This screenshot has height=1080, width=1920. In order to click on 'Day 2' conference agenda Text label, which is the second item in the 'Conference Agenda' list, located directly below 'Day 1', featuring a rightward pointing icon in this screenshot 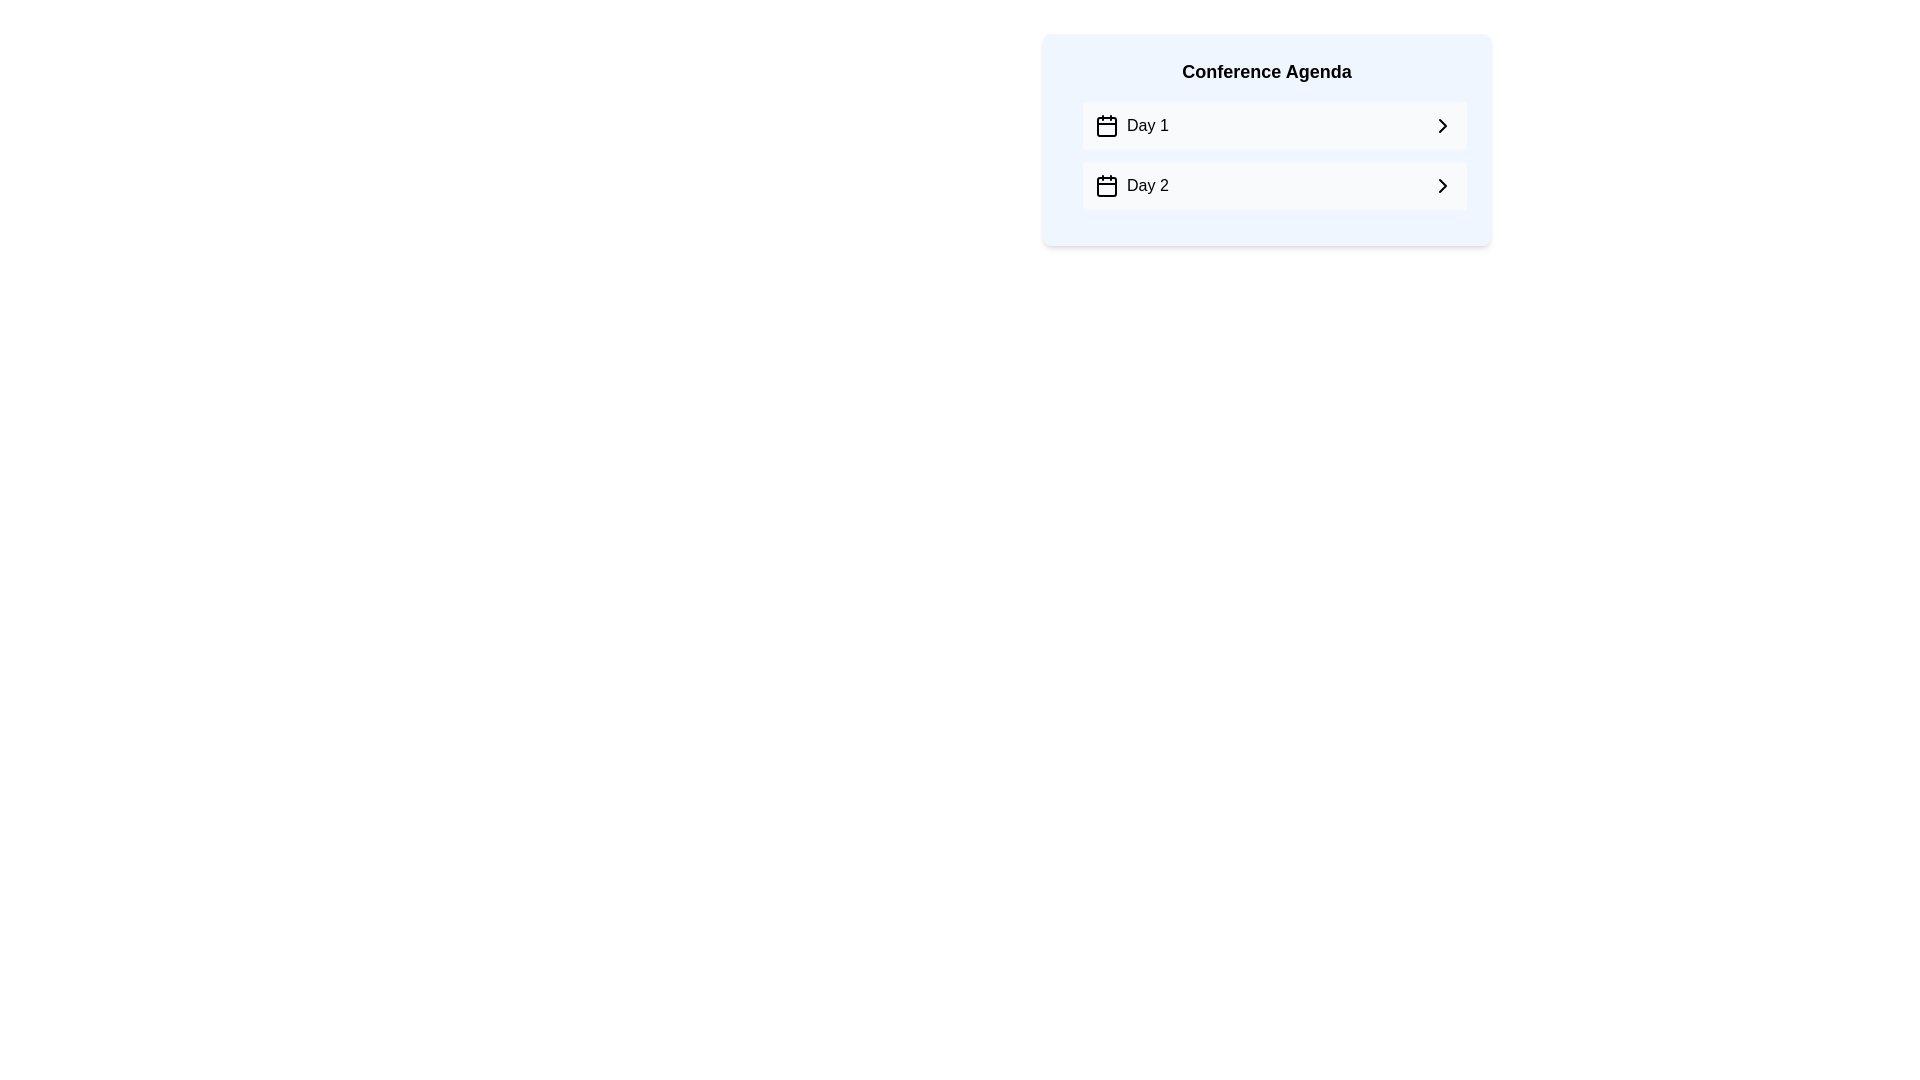, I will do `click(1131, 185)`.